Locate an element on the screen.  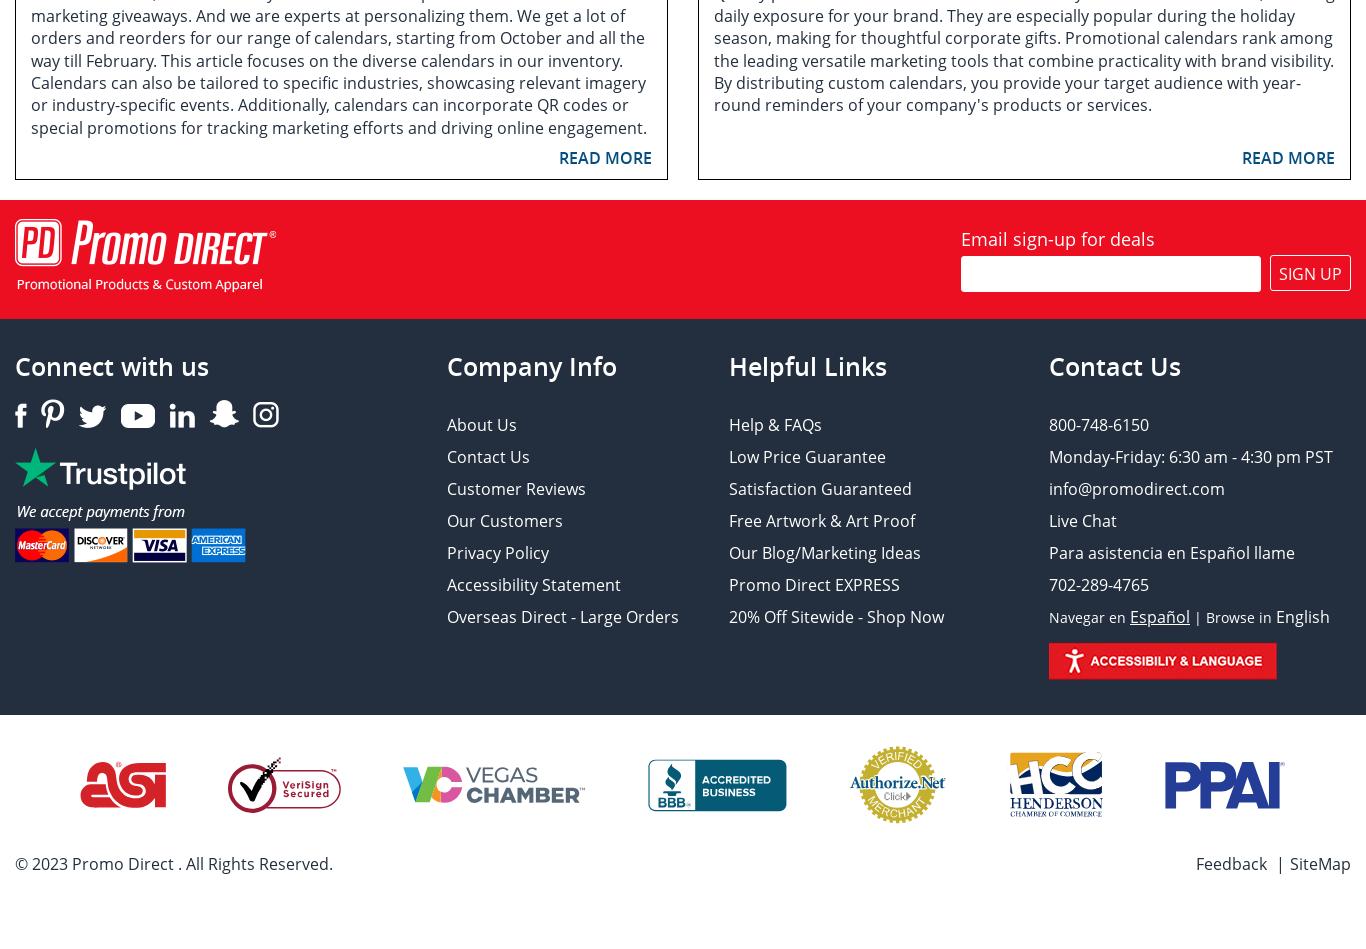
'Free Artwork & Art Proof' is located at coordinates (821, 520).